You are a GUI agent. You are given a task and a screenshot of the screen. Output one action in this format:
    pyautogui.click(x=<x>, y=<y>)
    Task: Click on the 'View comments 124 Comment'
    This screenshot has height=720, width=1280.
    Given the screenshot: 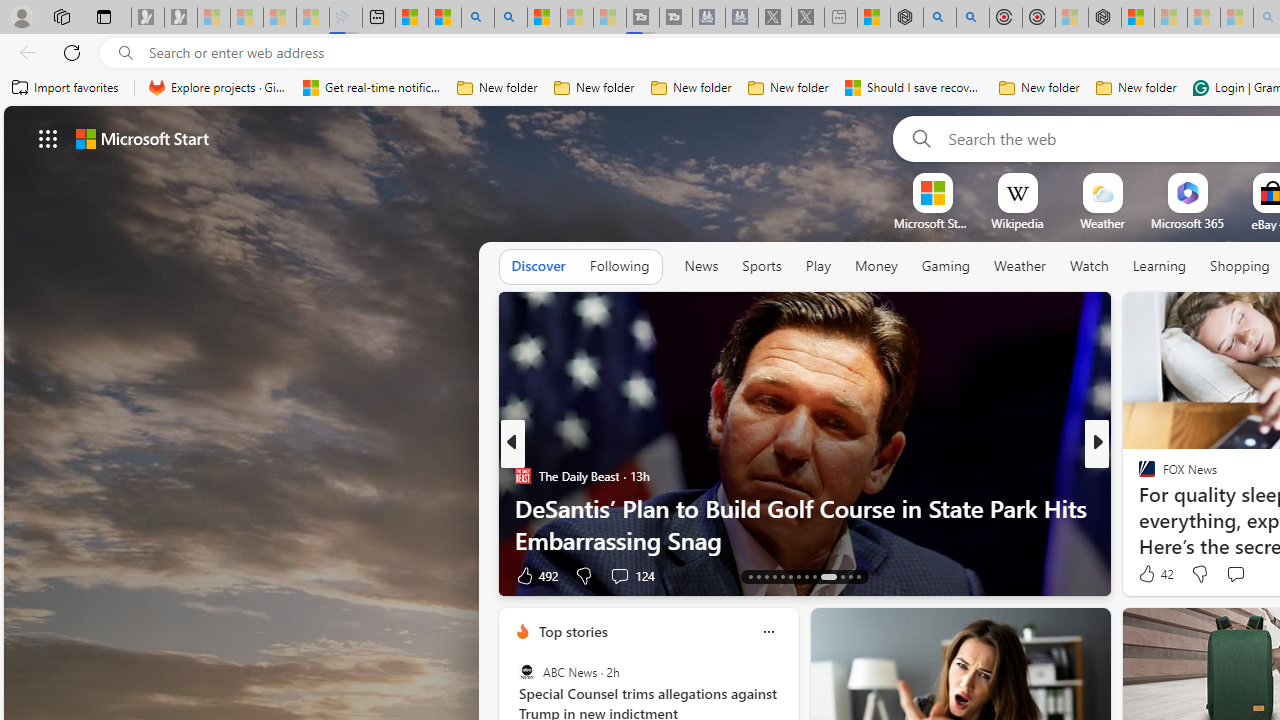 What is the action you would take?
    pyautogui.click(x=631, y=575)
    